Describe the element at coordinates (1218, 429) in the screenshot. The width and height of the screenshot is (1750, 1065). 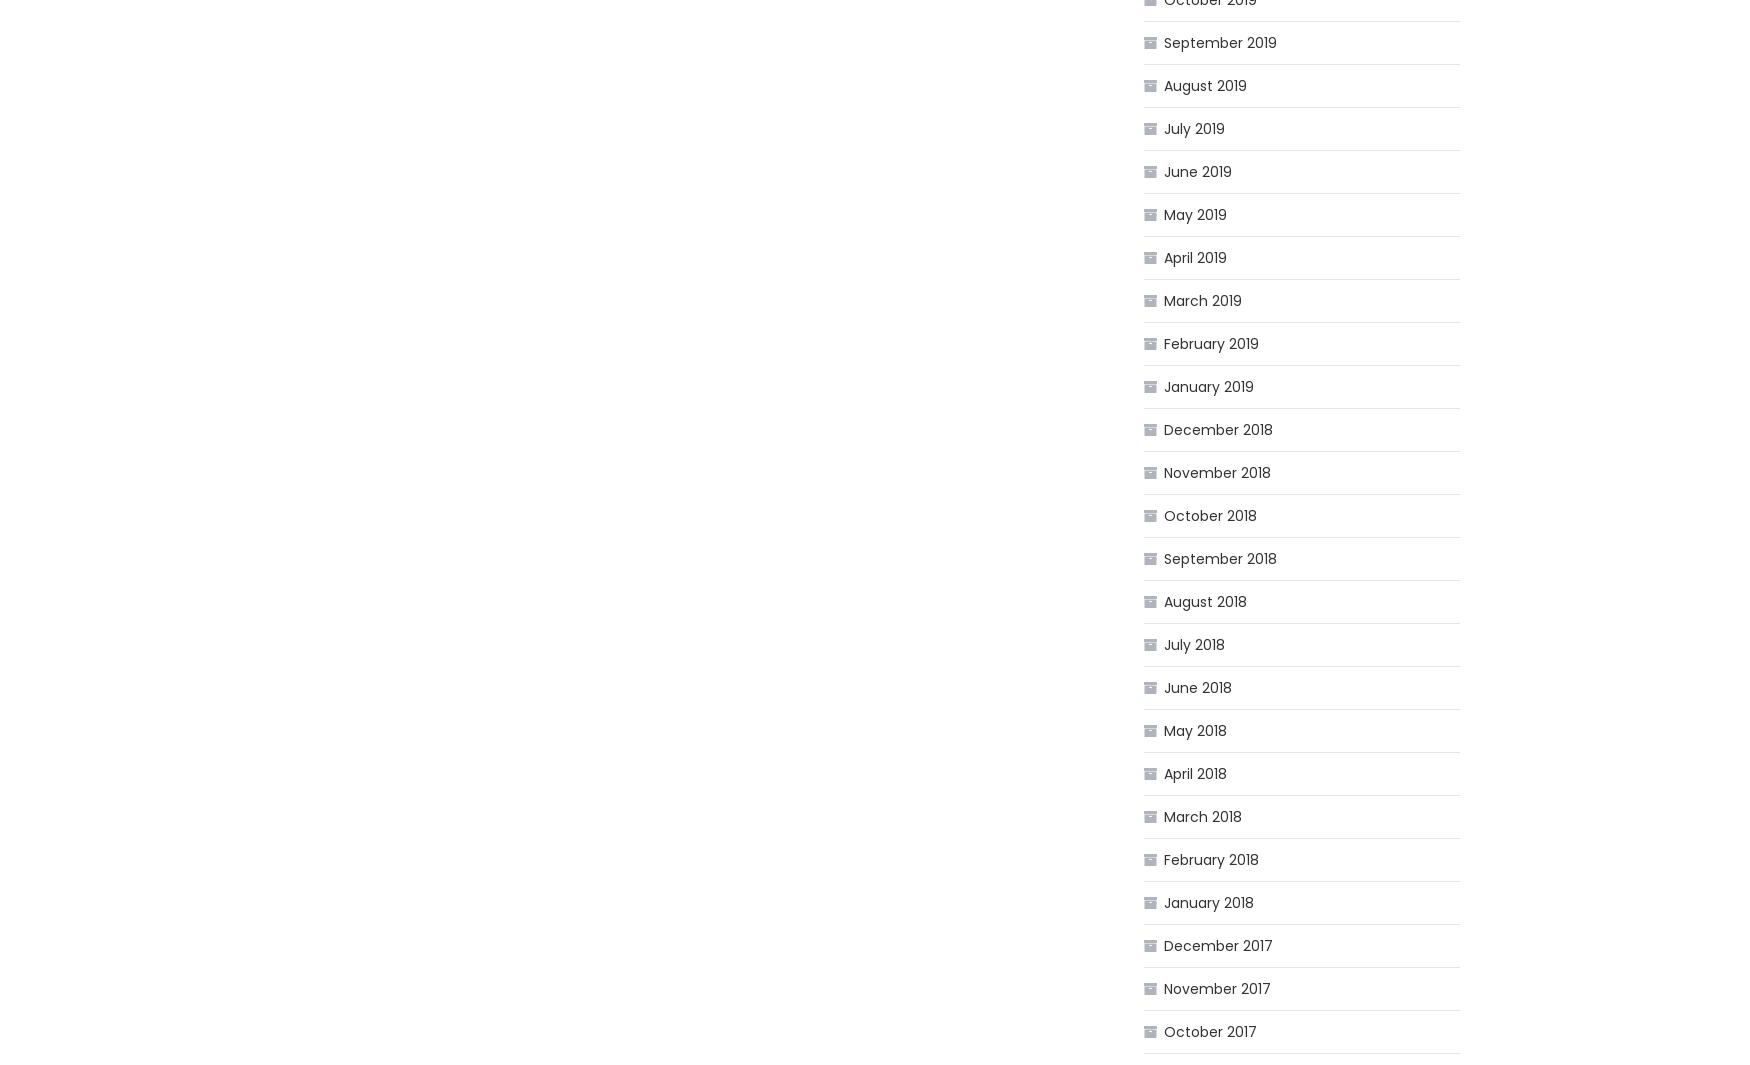
I see `'December 2018'` at that location.